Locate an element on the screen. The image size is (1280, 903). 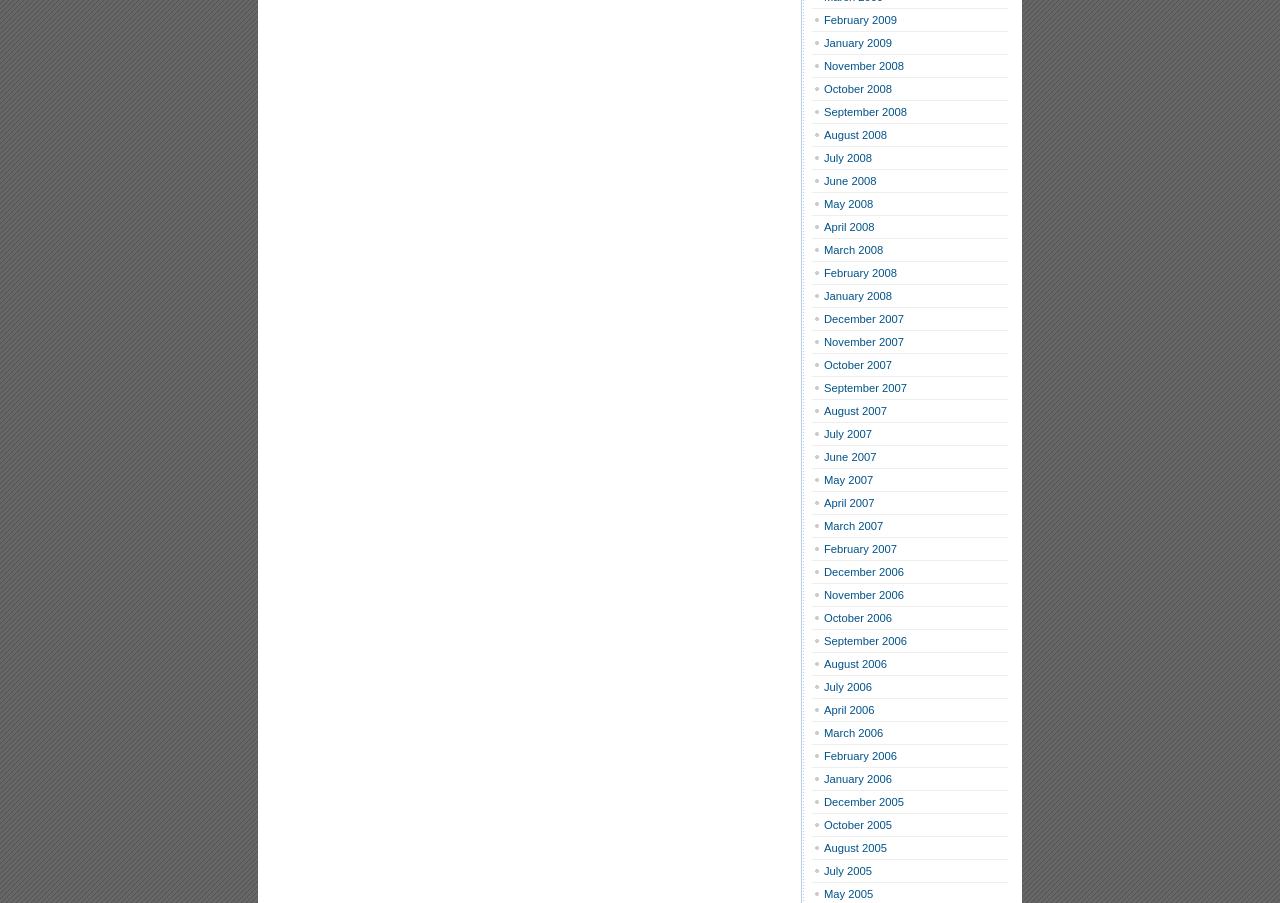
'January 2008' is located at coordinates (857, 295).